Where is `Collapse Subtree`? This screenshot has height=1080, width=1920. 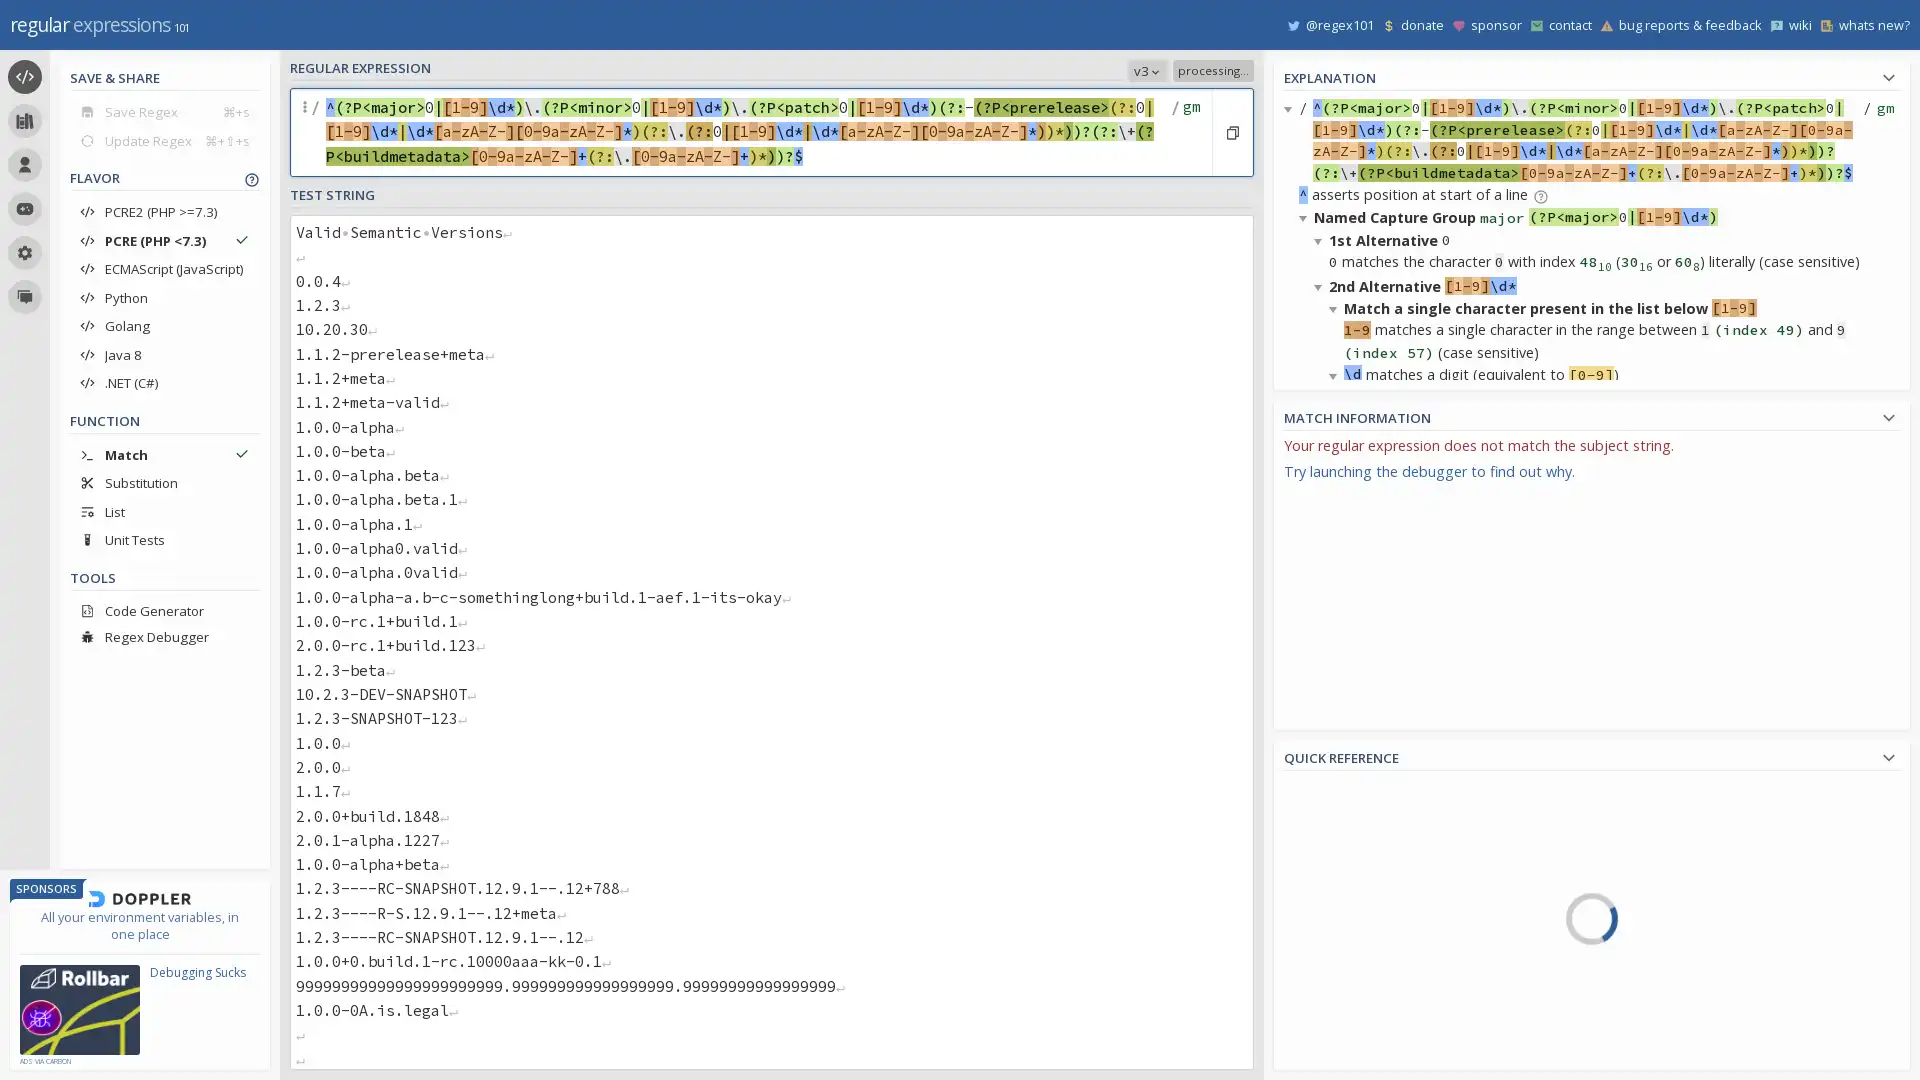 Collapse Subtree is located at coordinates (1306, 941).